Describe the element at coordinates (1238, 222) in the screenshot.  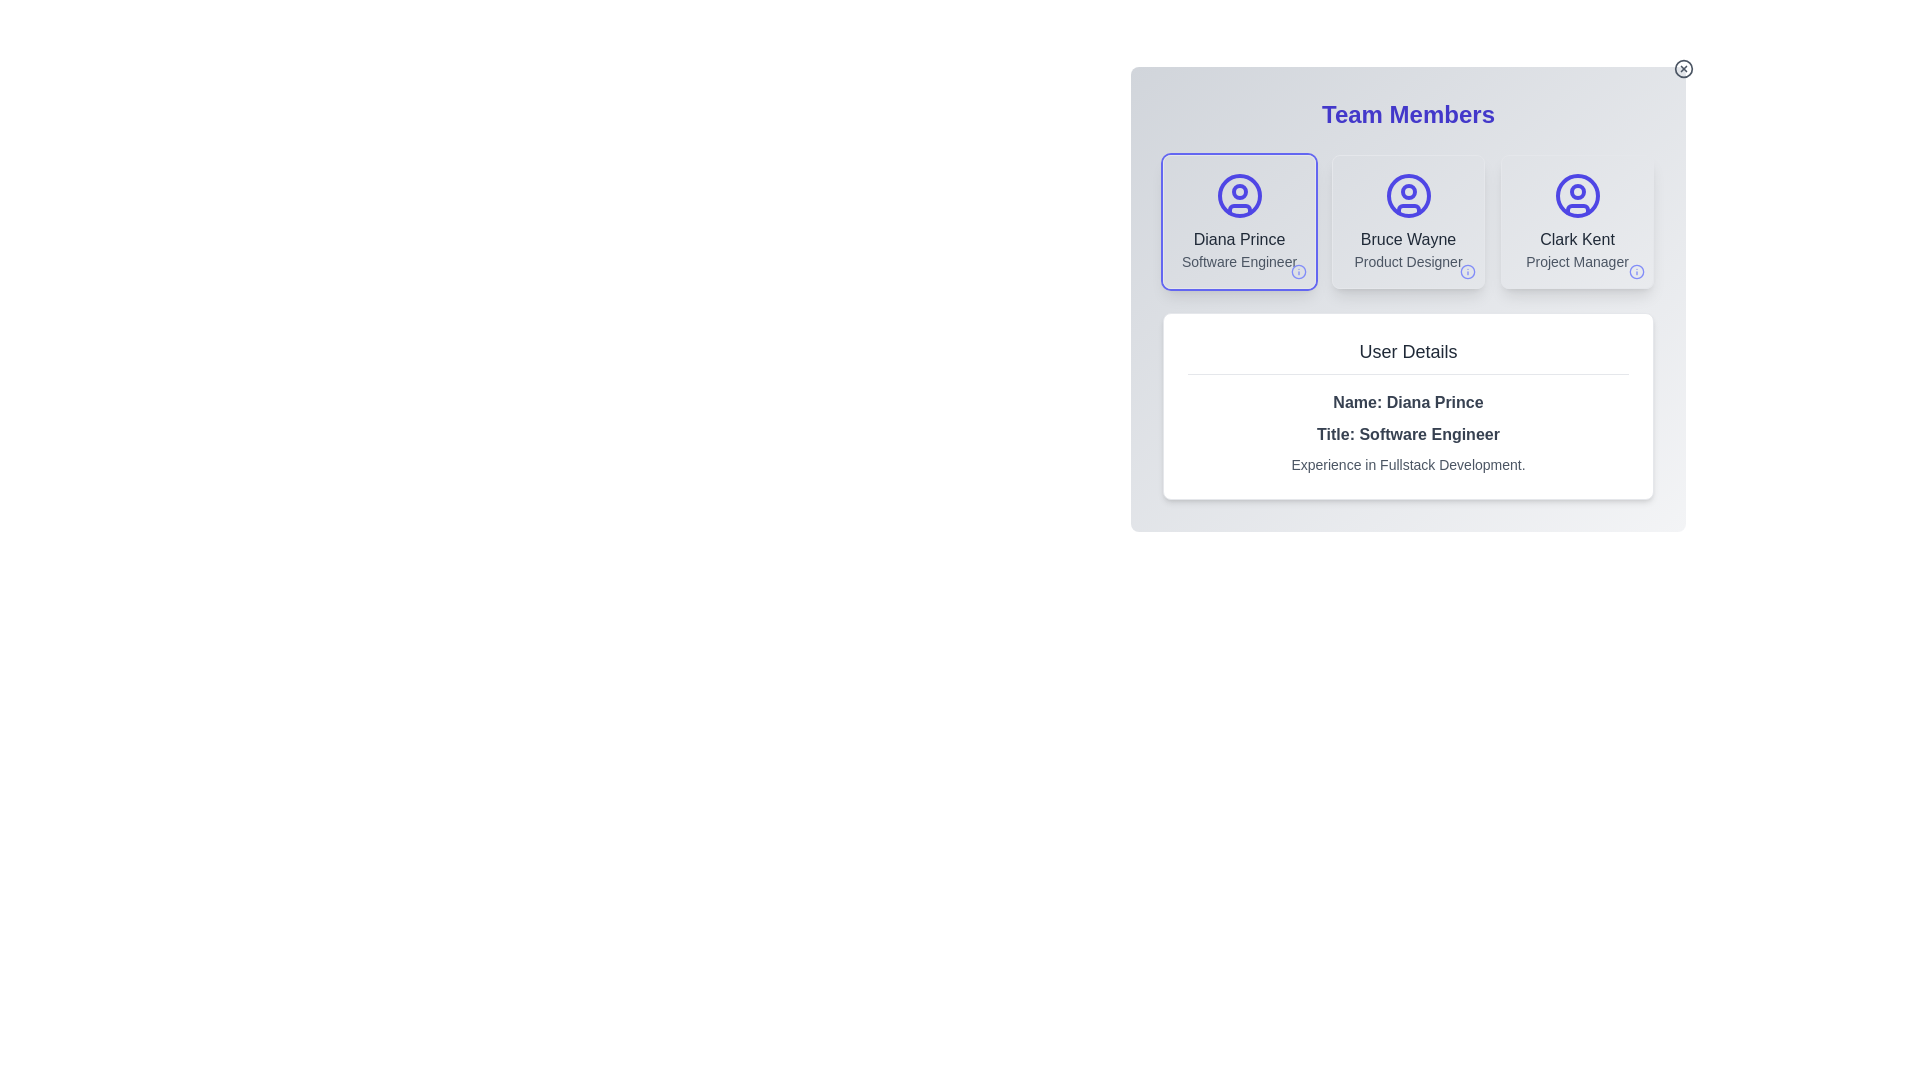
I see `the Profile card for 'Diana Prince', which contains a blue user icon and the title 'Software Engineer', located in the first column of the 'Team Members' section` at that location.